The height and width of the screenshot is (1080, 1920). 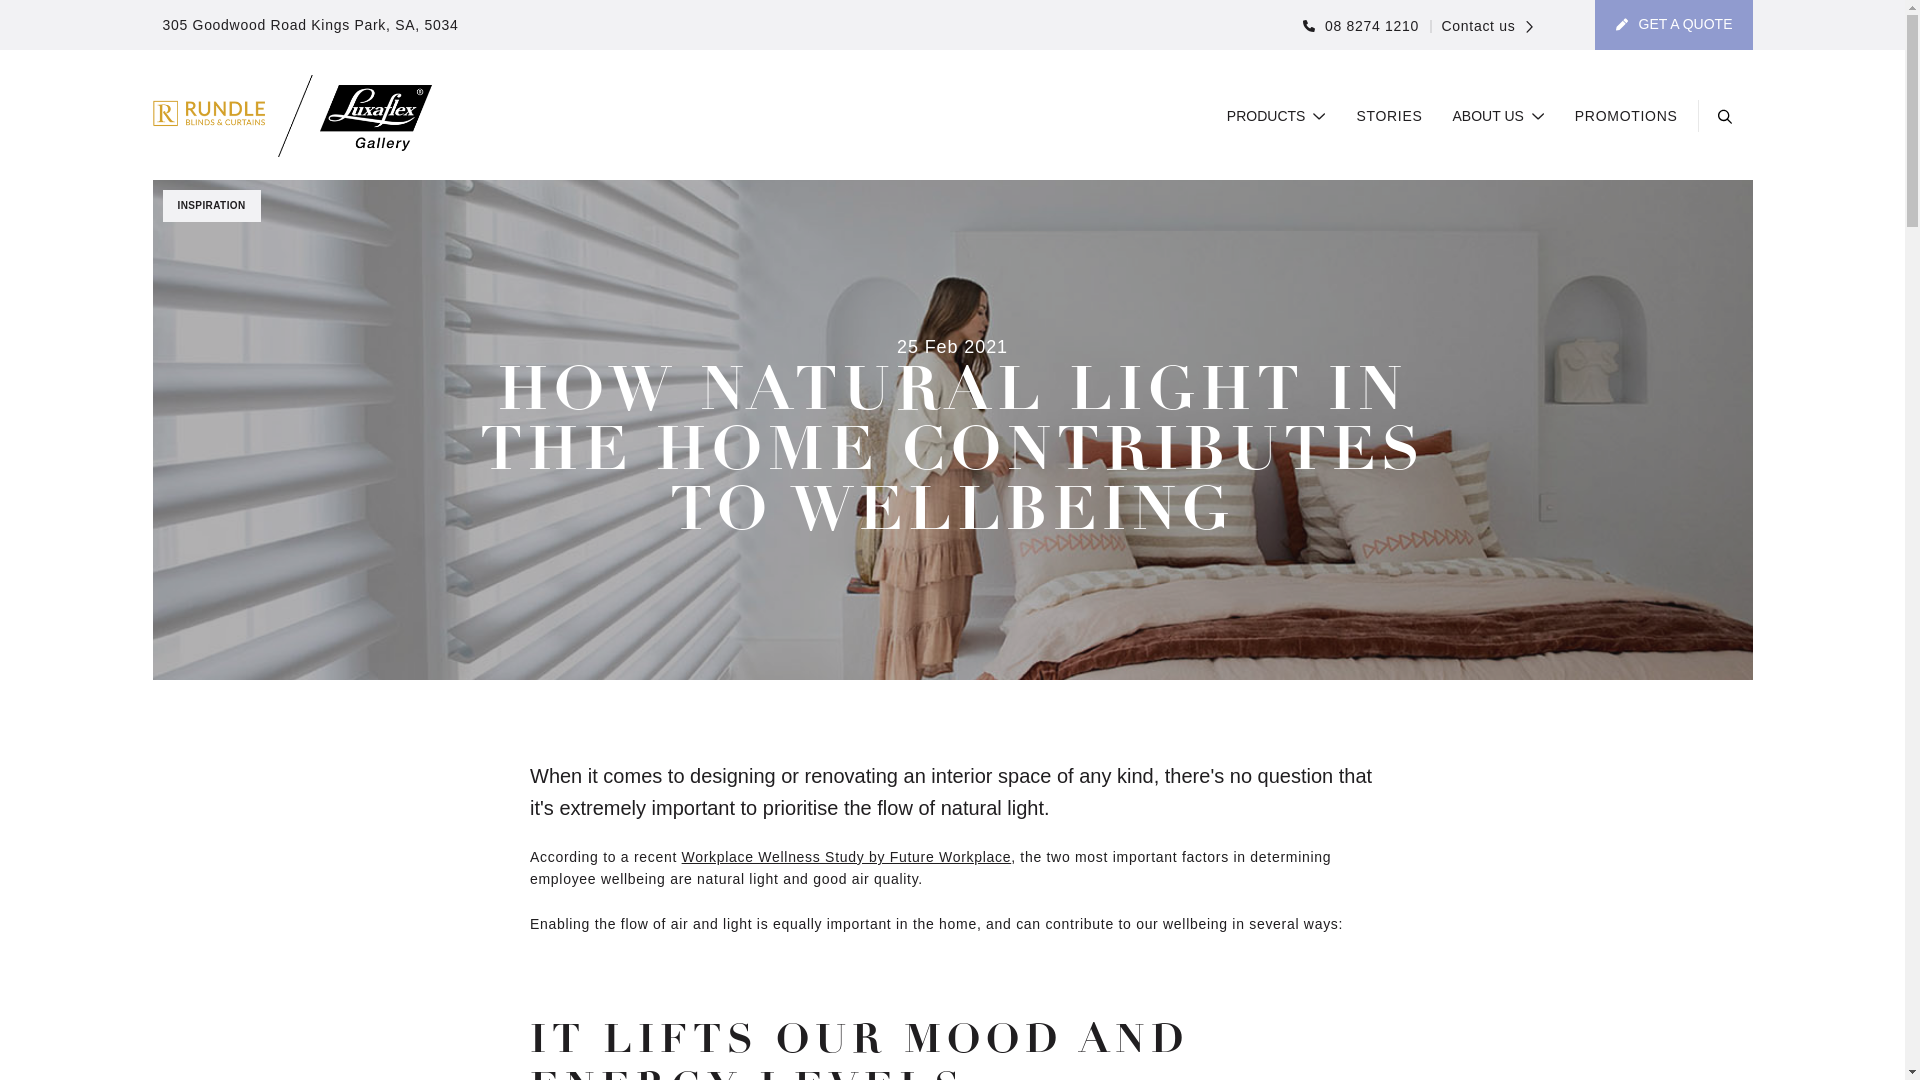 I want to click on 'STORIES', so click(x=1356, y=116).